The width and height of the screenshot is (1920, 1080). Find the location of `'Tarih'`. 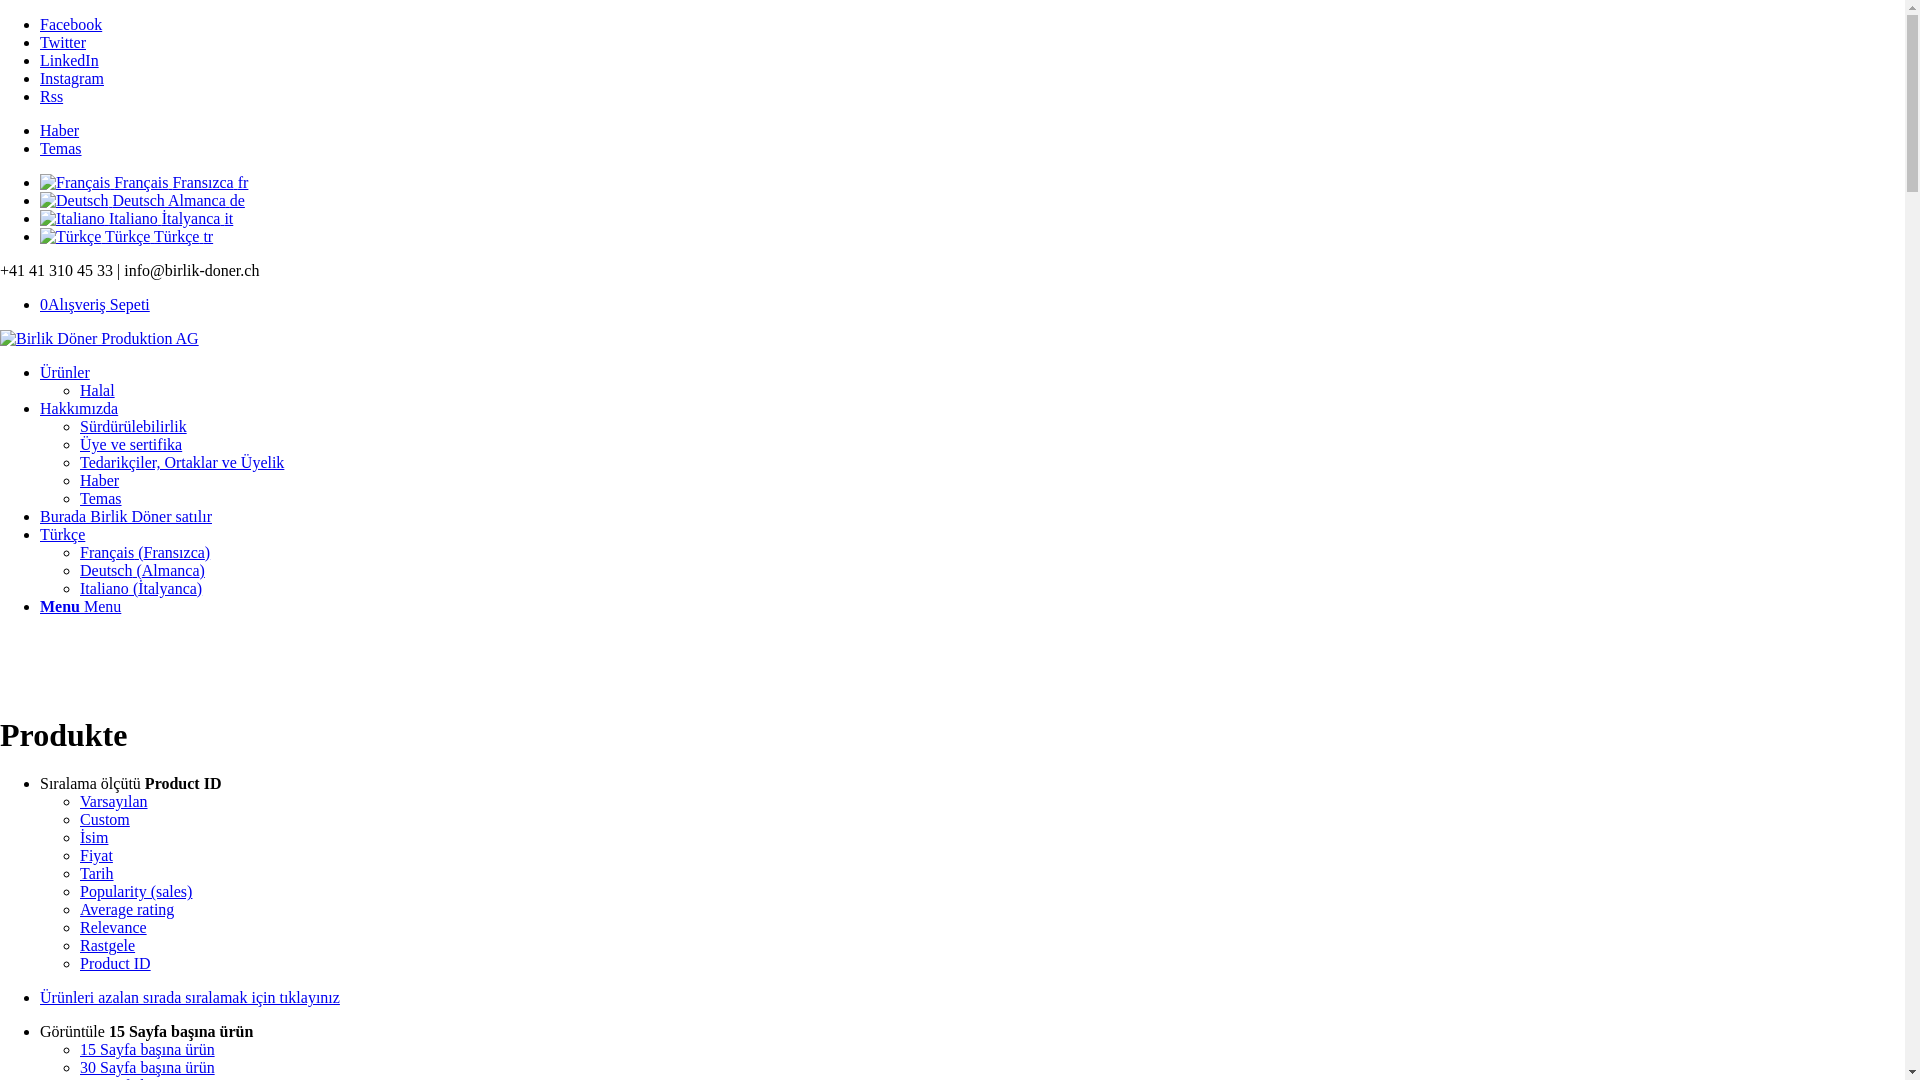

'Tarih' is located at coordinates (95, 872).